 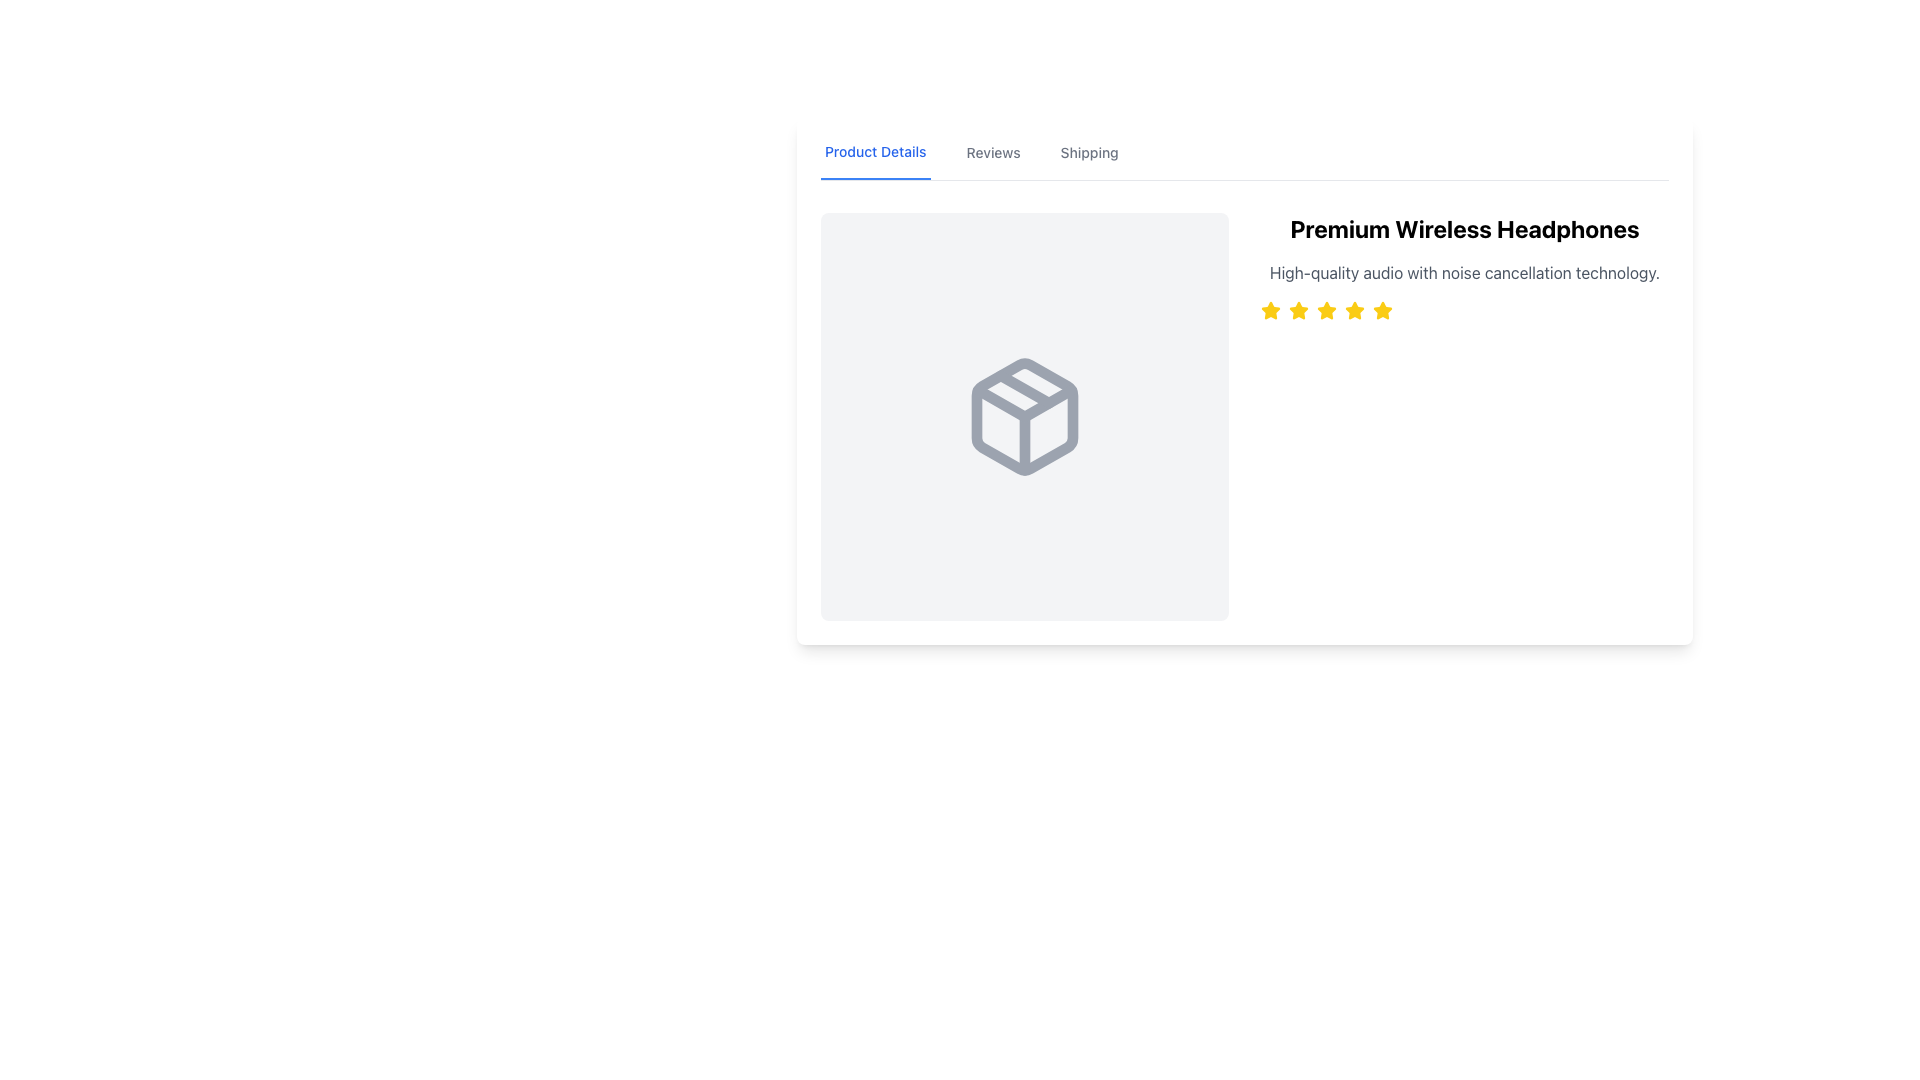 I want to click on the fourth star icon in the rating system, so click(x=1326, y=311).